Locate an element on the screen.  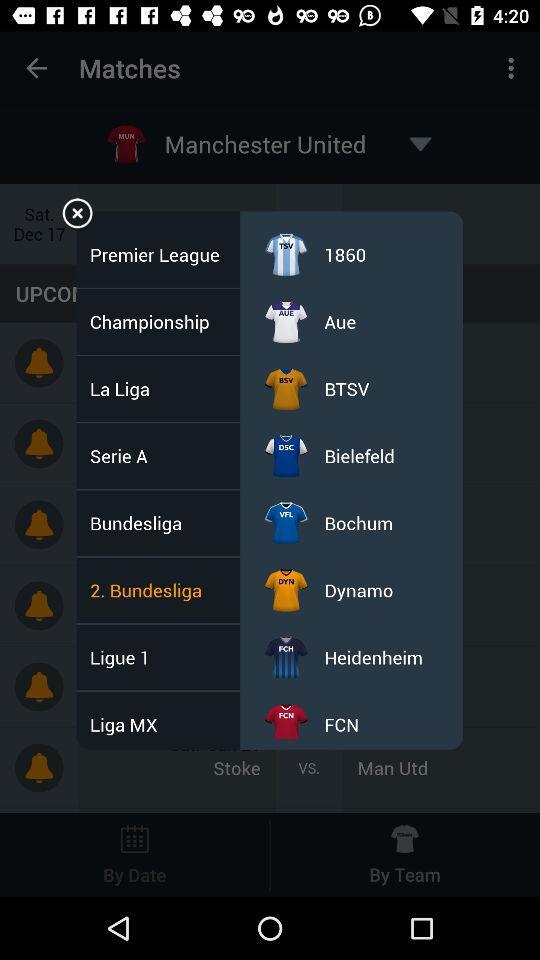
menu is located at coordinates (76, 216).